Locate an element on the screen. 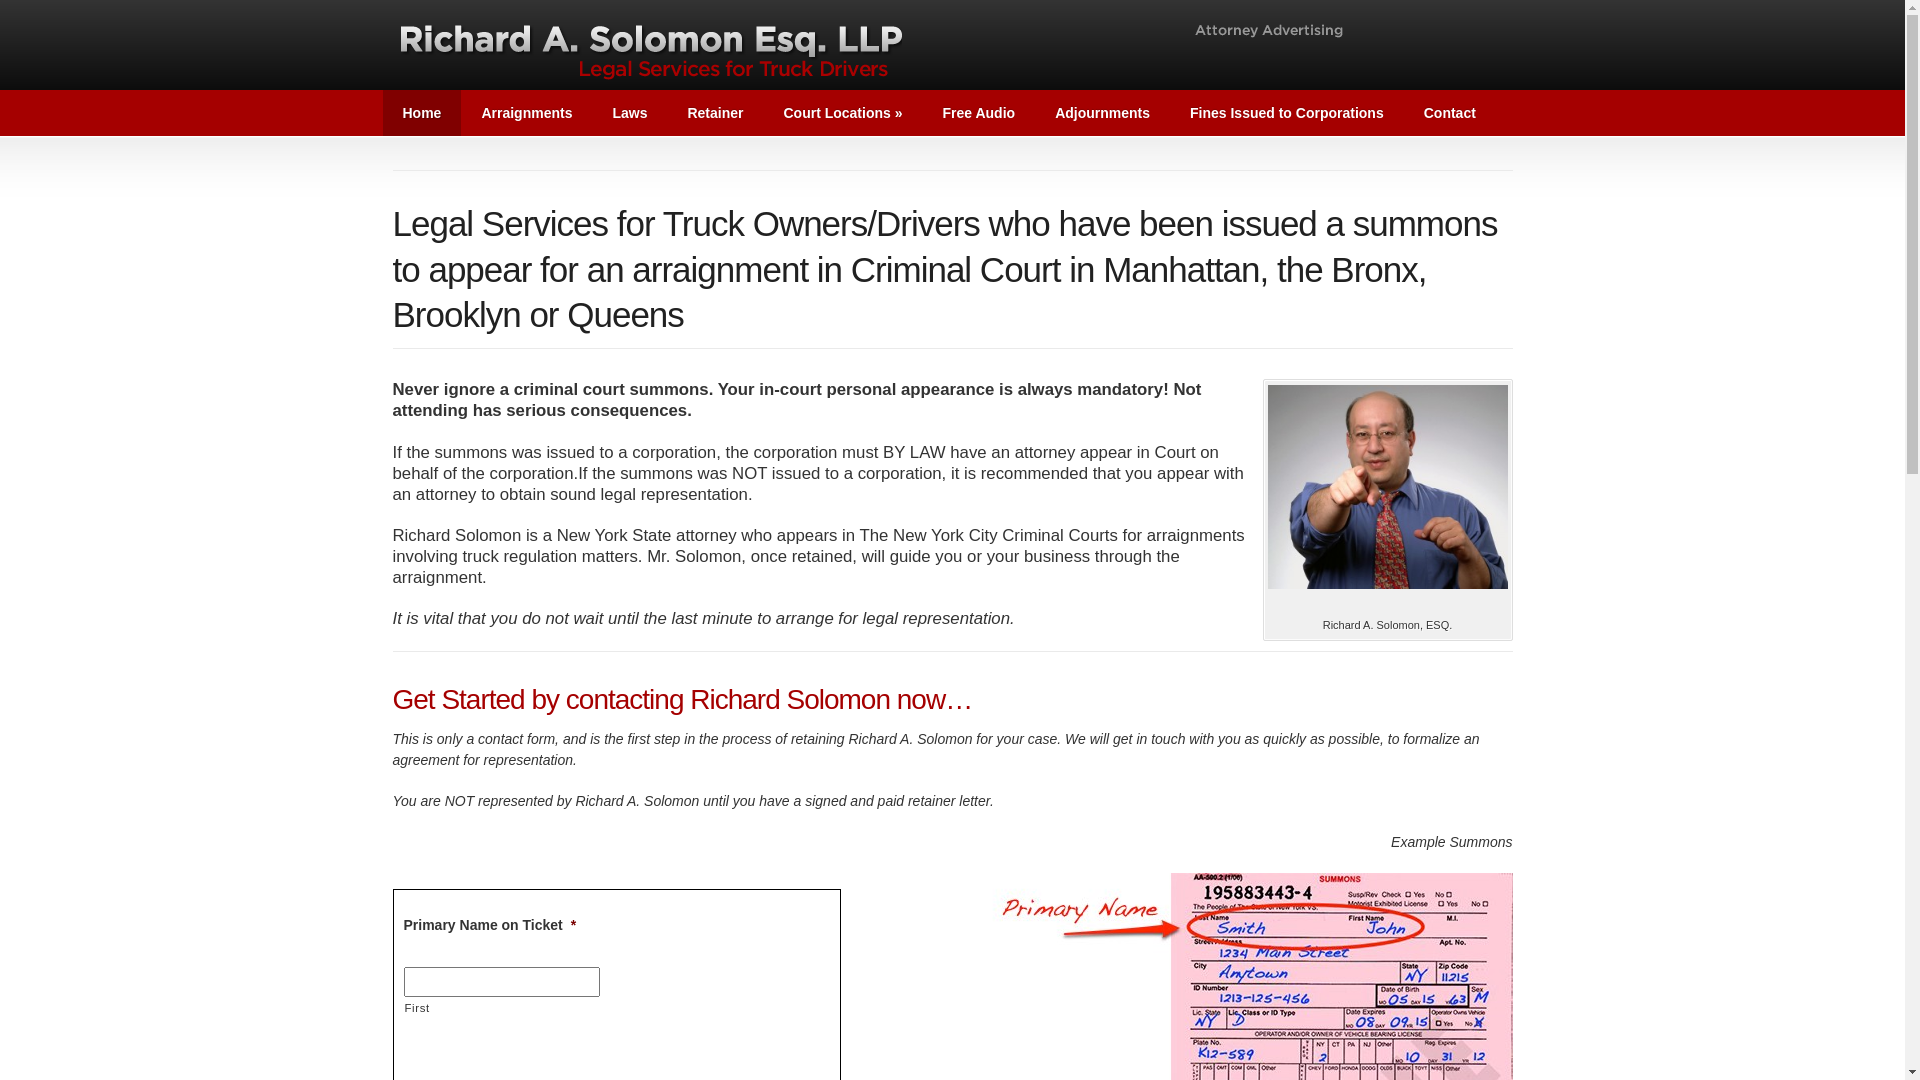  'Submit' is located at coordinates (35, 7).